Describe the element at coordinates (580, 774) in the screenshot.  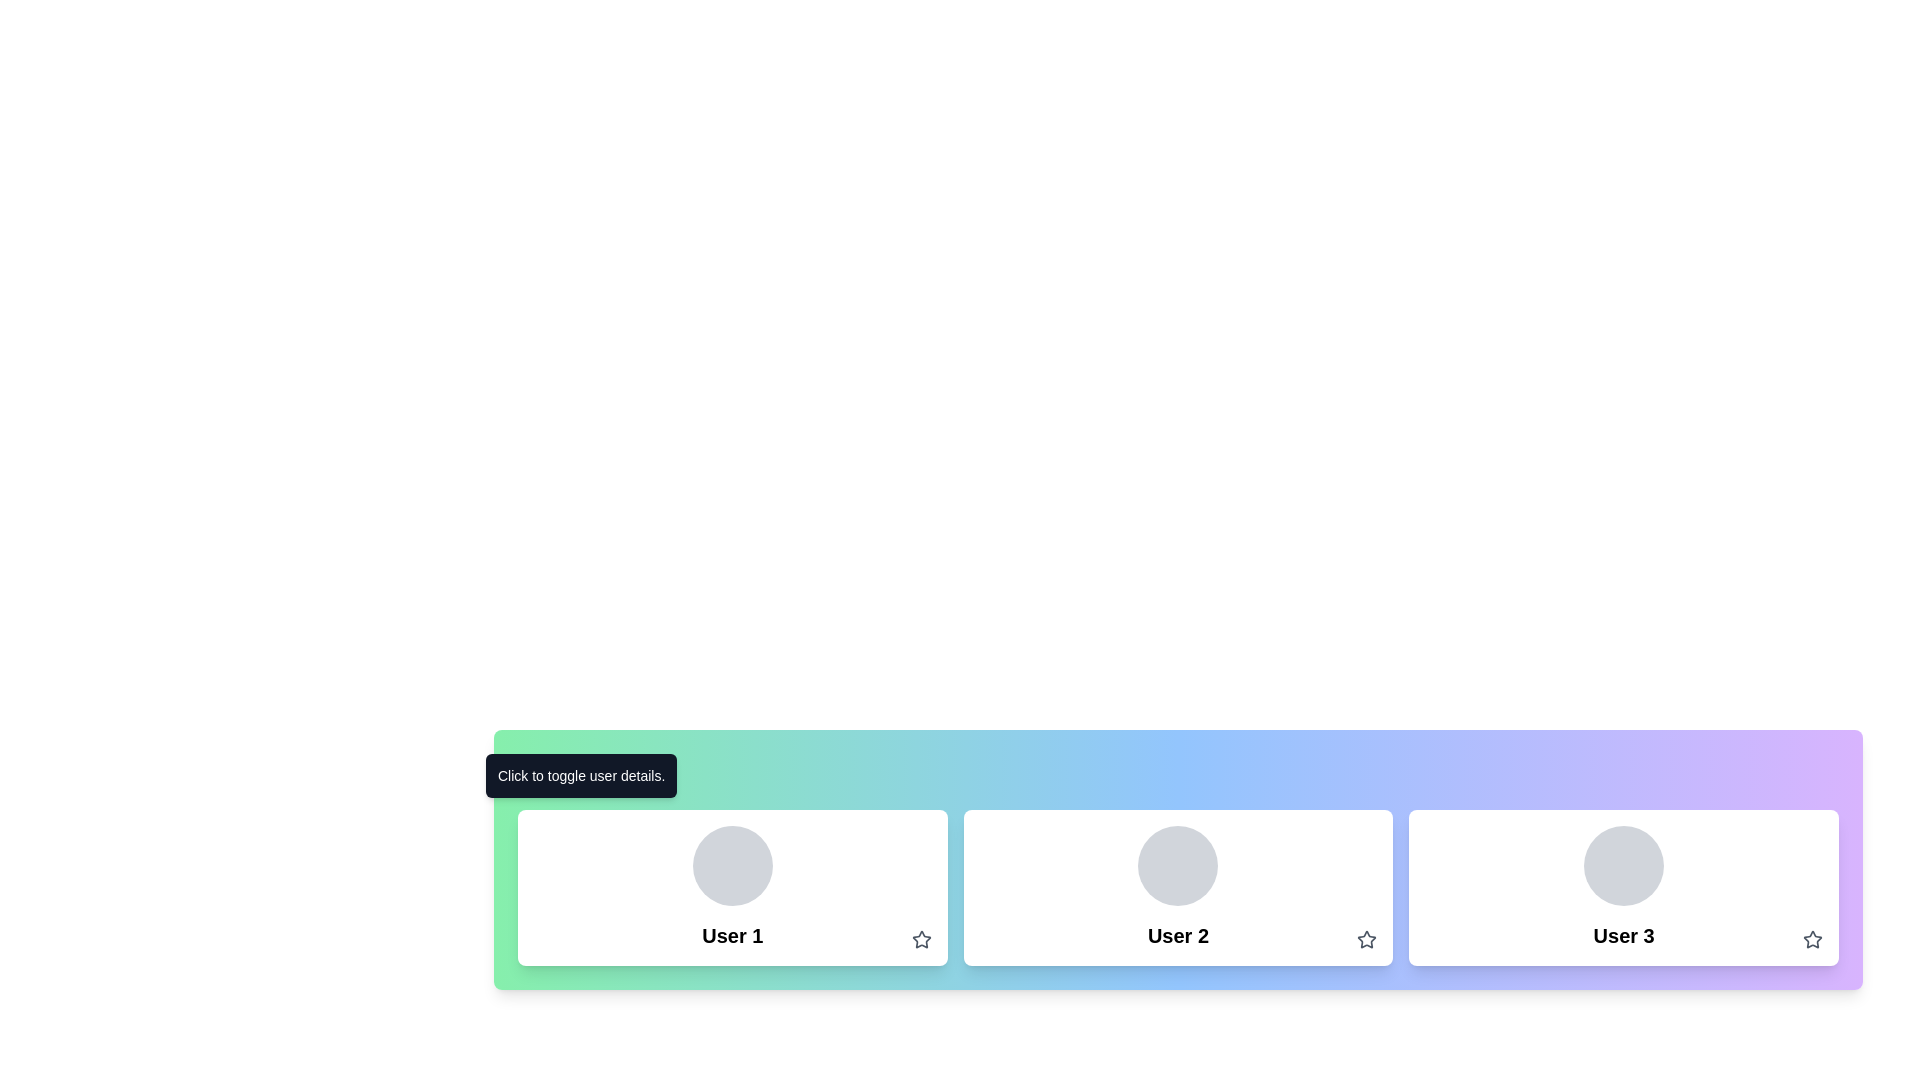
I see `the tooltip-style informational box located above and slightly to the left of the grid layout containing 'User 1', 'User 2', and 'User 3'` at that location.